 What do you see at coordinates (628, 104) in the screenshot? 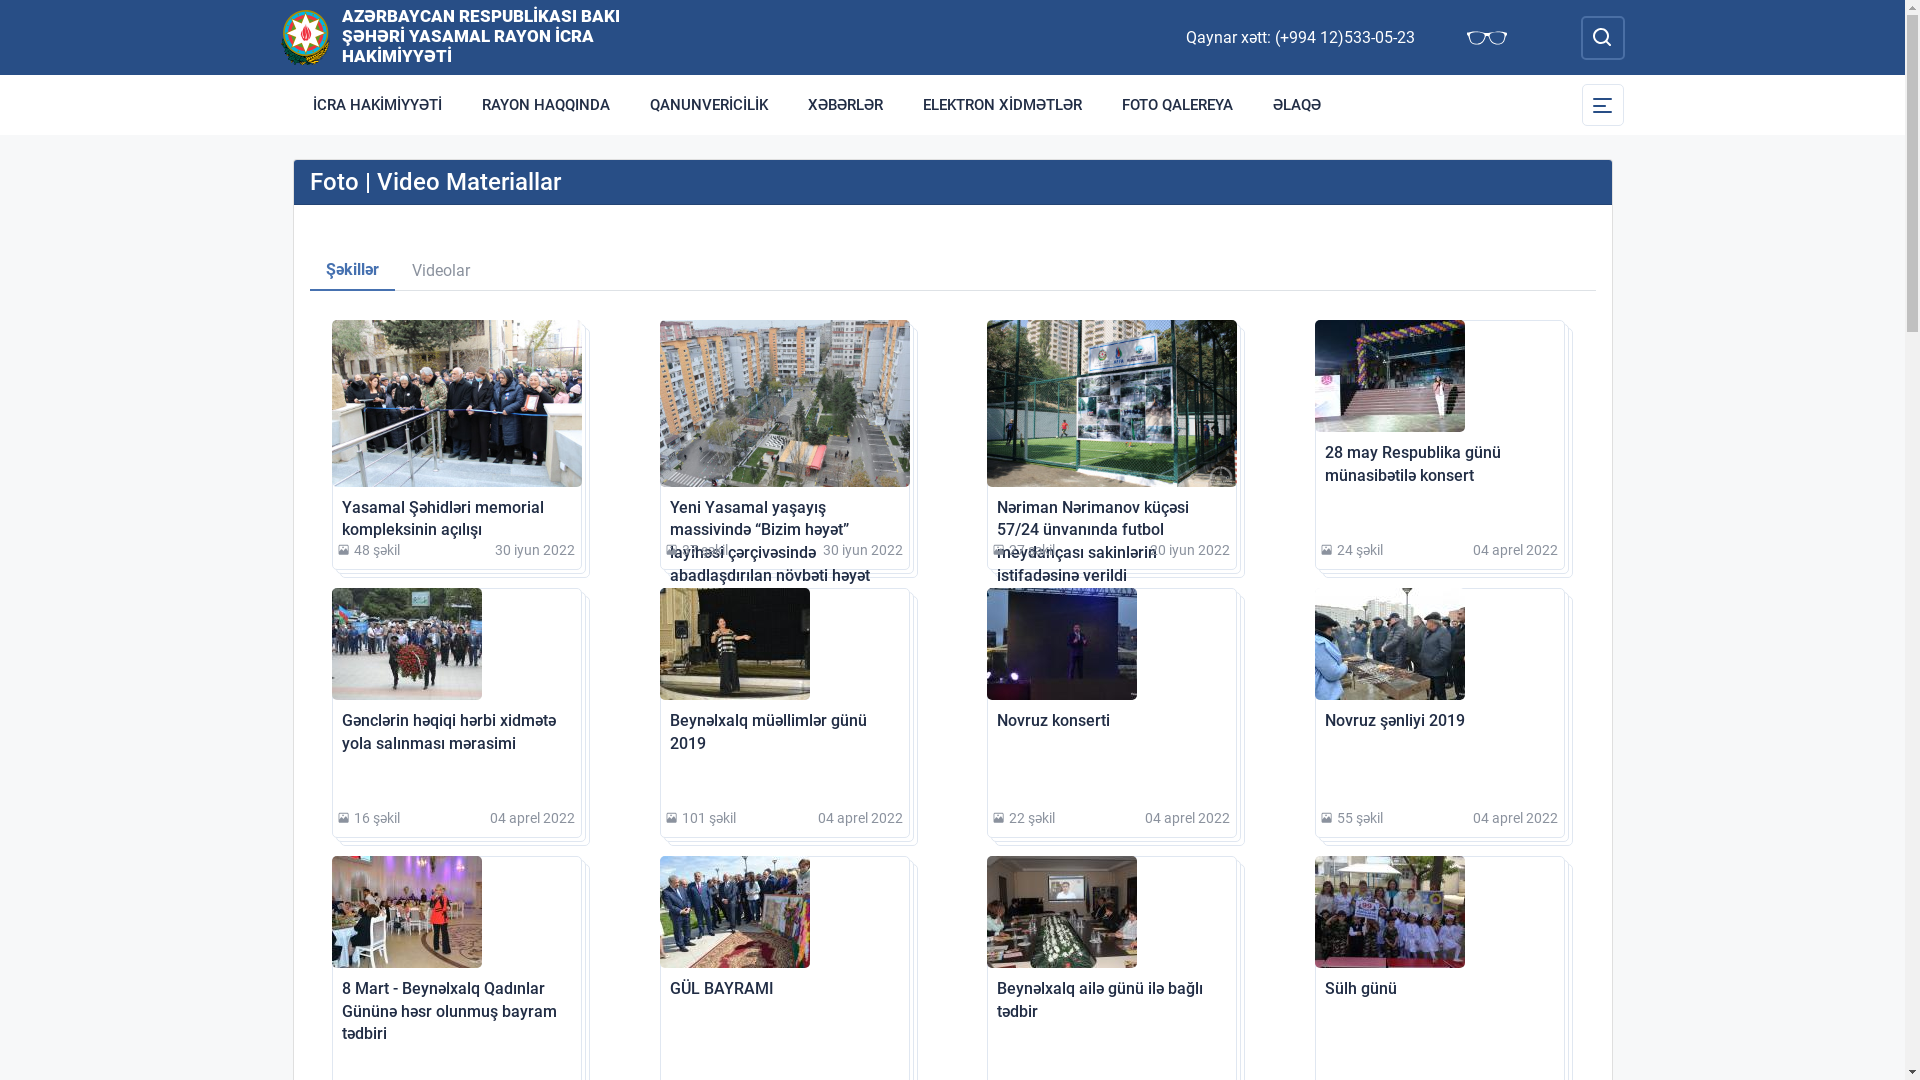
I see `'QANUNVERICILIK'` at bounding box center [628, 104].